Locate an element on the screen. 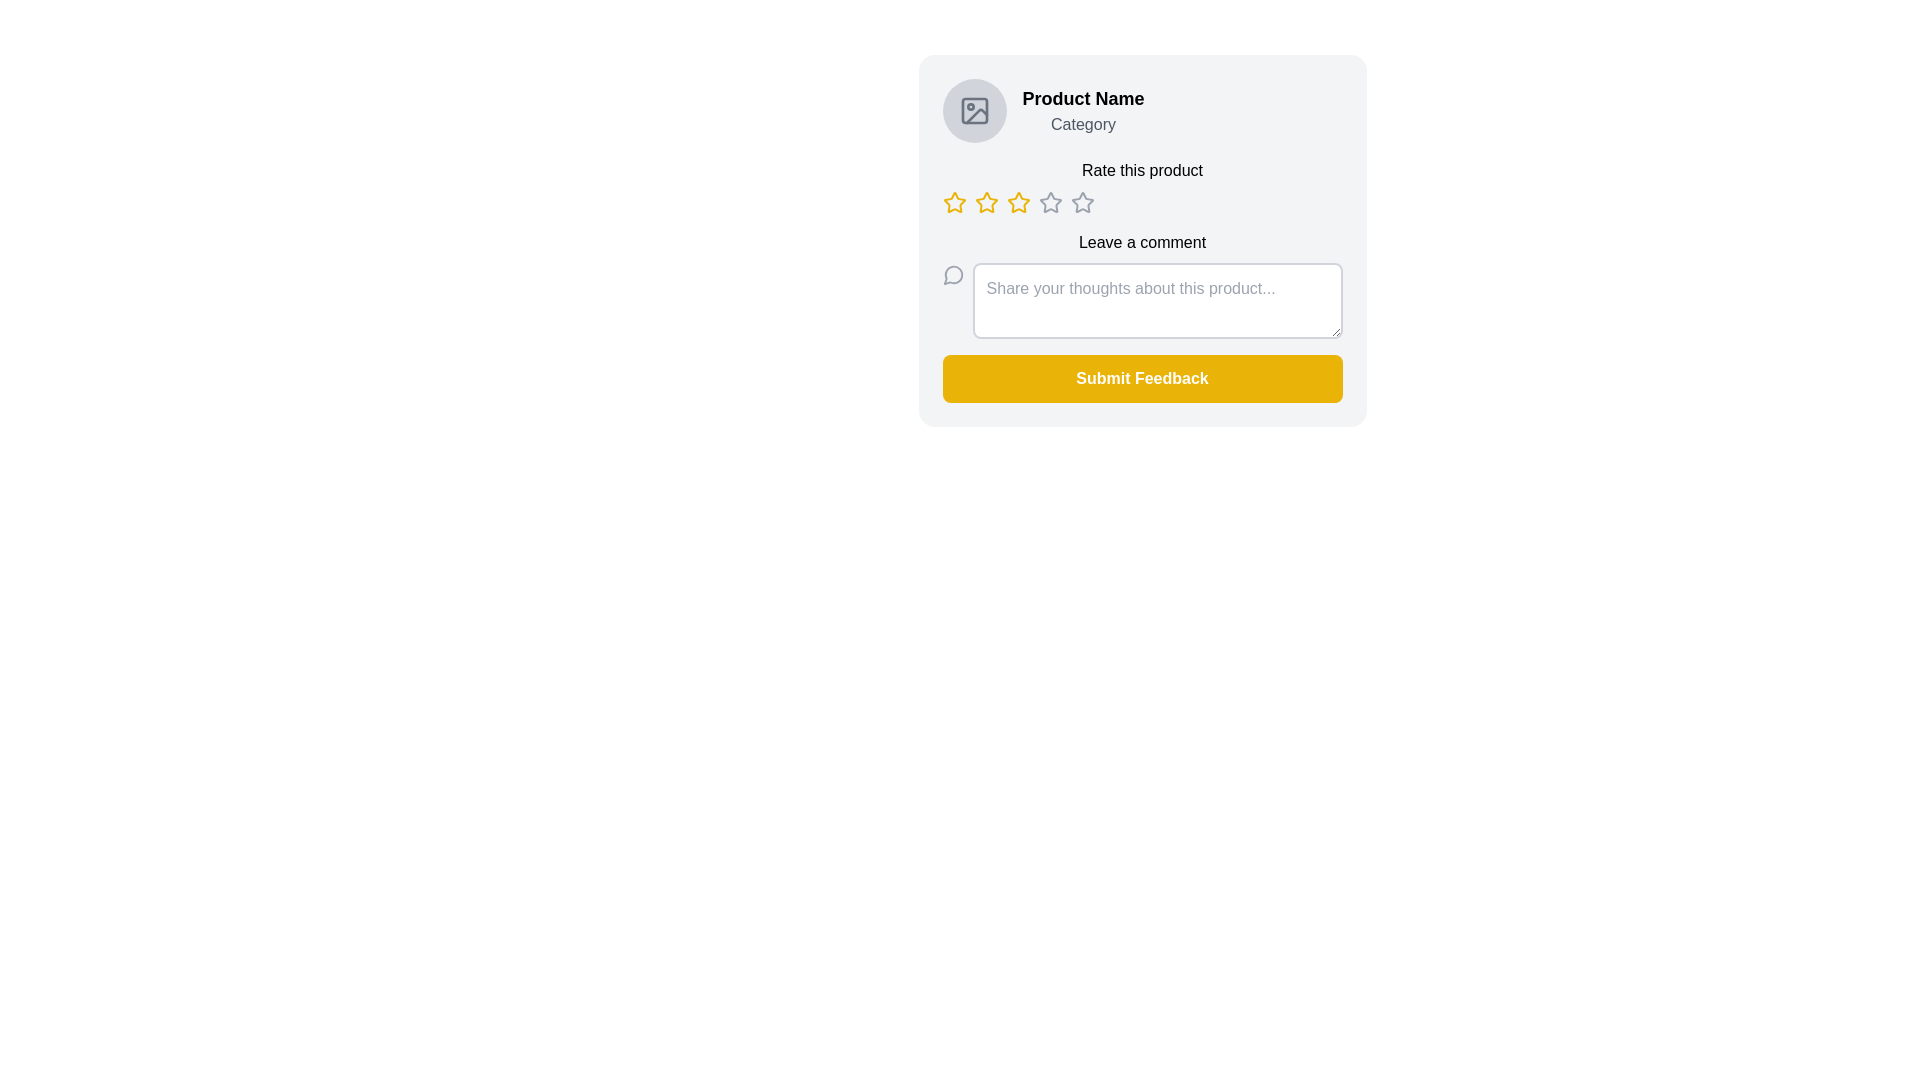 Image resolution: width=1920 pixels, height=1080 pixels. the second star in the rating system located under the 'Rate this product' text is located at coordinates (986, 203).